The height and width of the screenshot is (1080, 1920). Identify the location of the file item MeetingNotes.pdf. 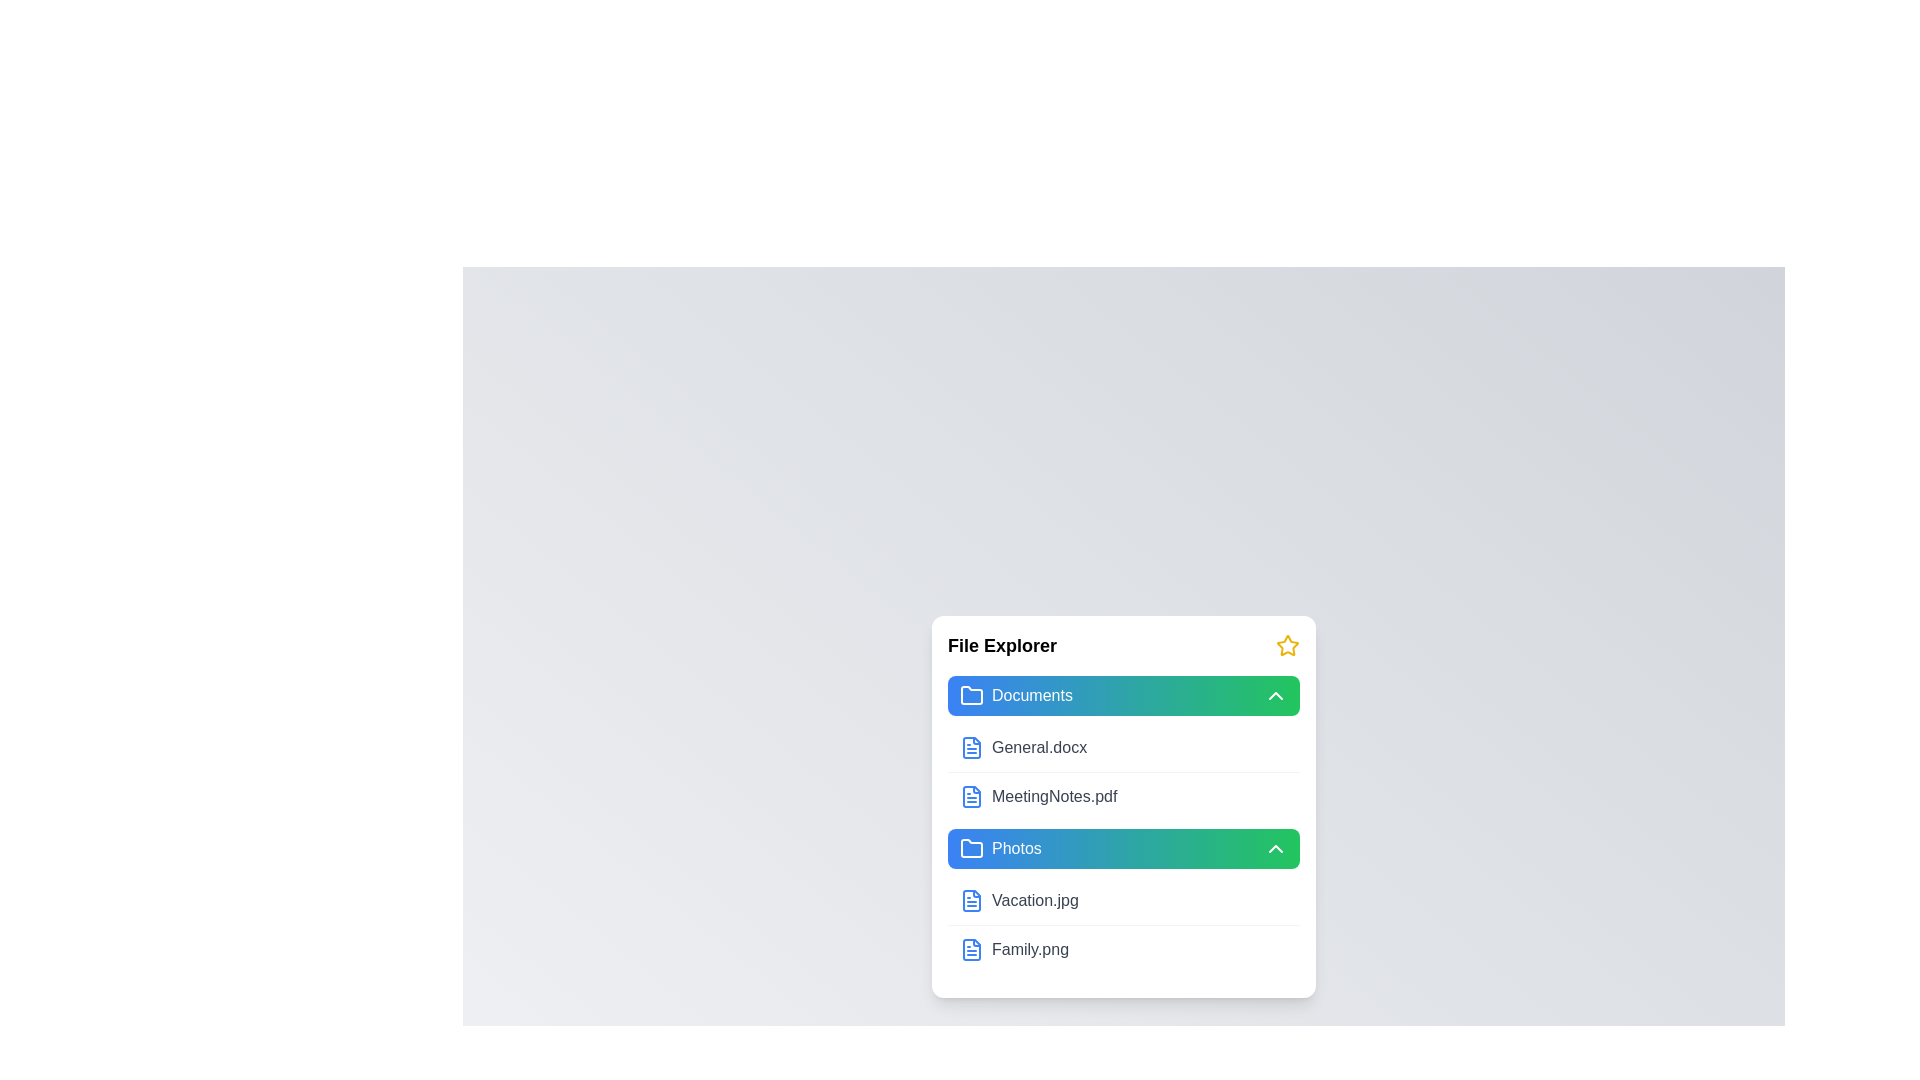
(1123, 794).